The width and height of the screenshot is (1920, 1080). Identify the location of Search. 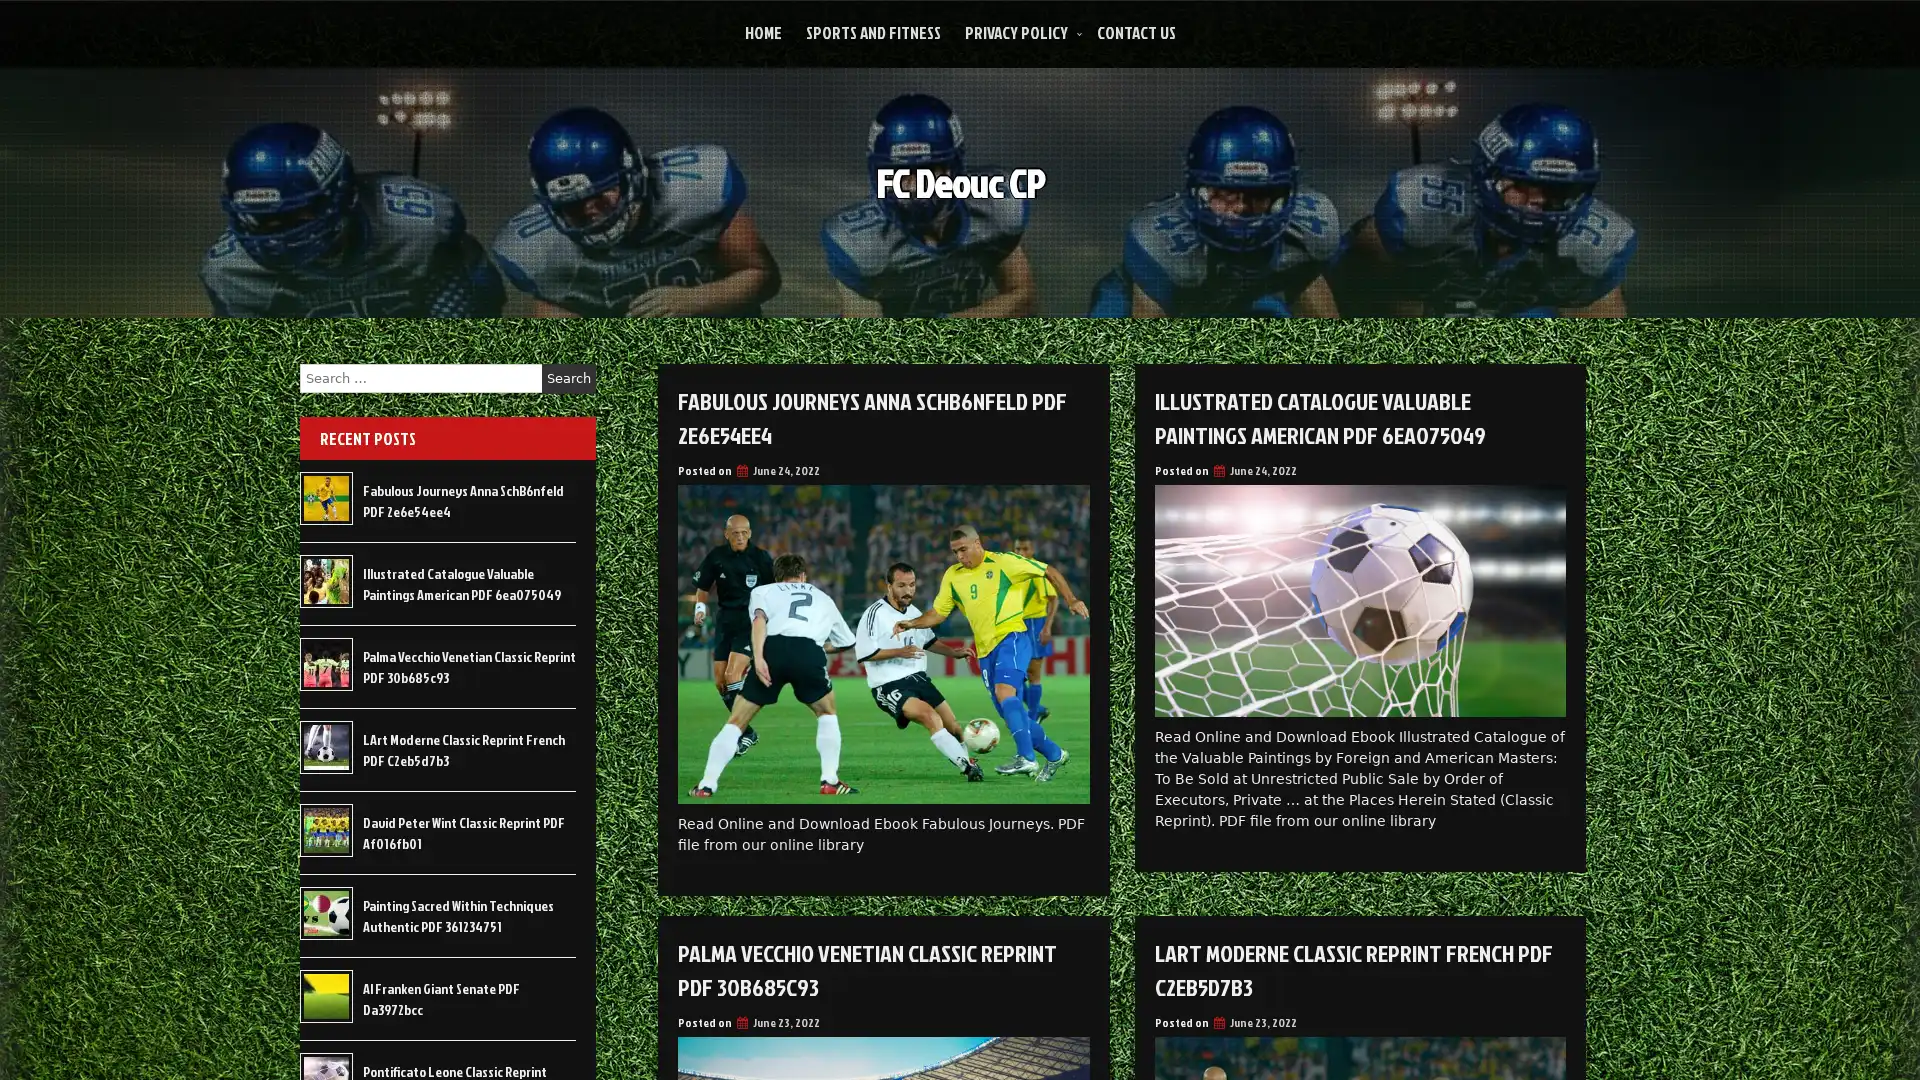
(568, 378).